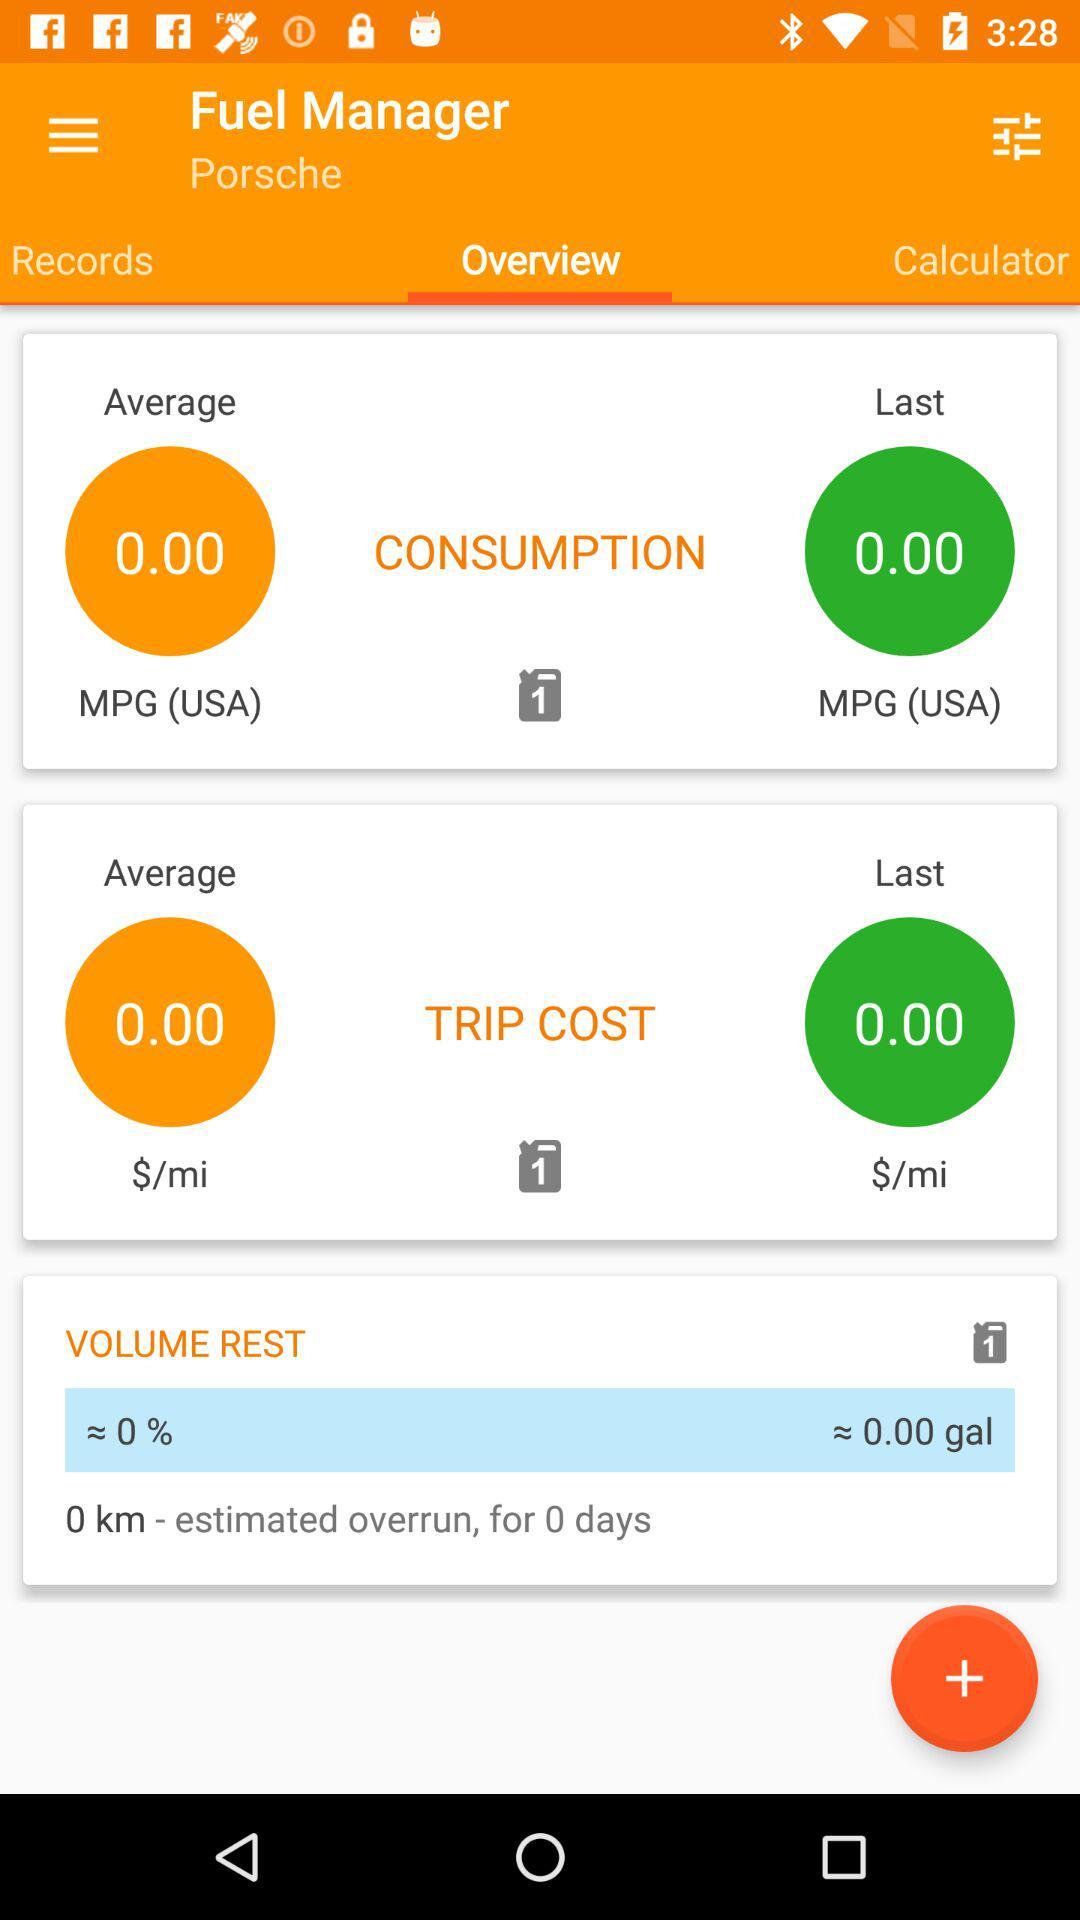  Describe the element at coordinates (1017, 135) in the screenshot. I see `the icon next to fuel manager icon` at that location.